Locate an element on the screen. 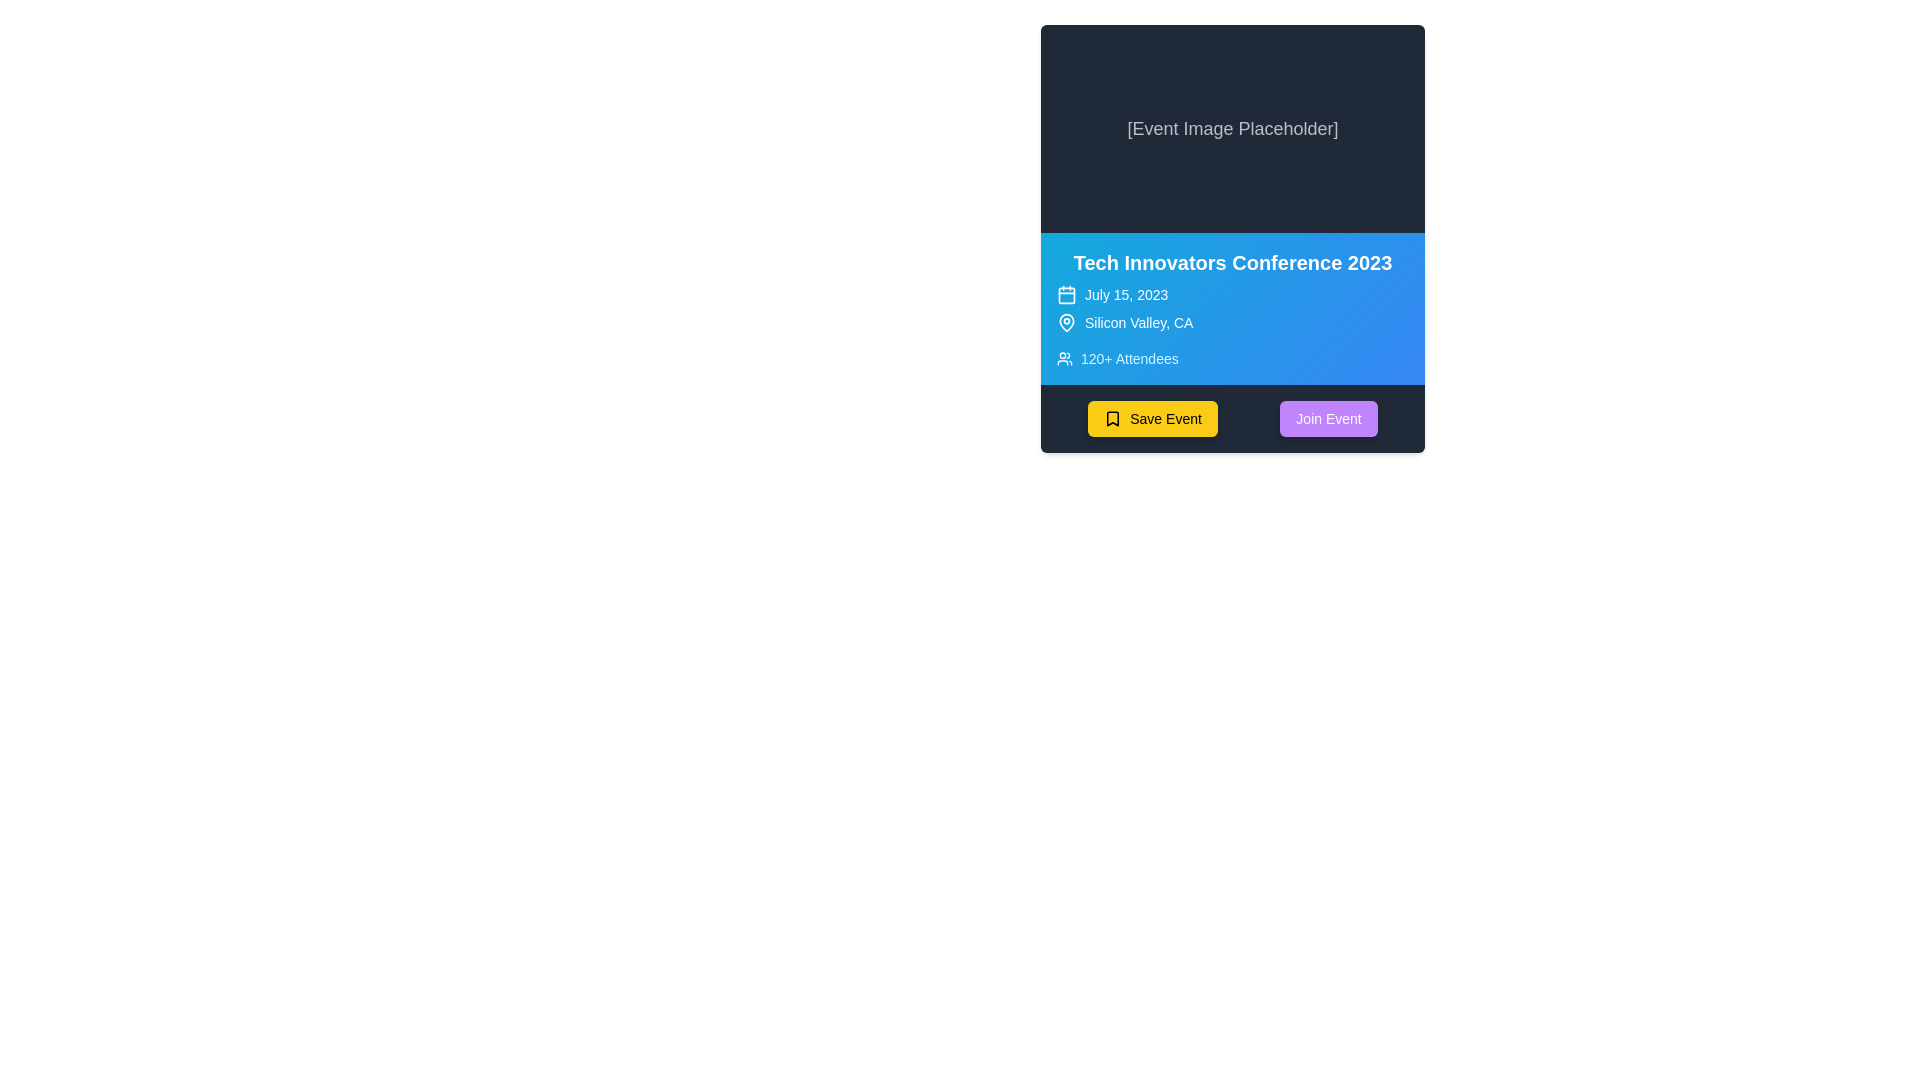 Image resolution: width=1920 pixels, height=1080 pixels. the decorative blue rectangle element of the calendar icon located to the left of the text 'July 15, 2023' under the title 'Tech Innovators Conference 2023' is located at coordinates (1065, 294).